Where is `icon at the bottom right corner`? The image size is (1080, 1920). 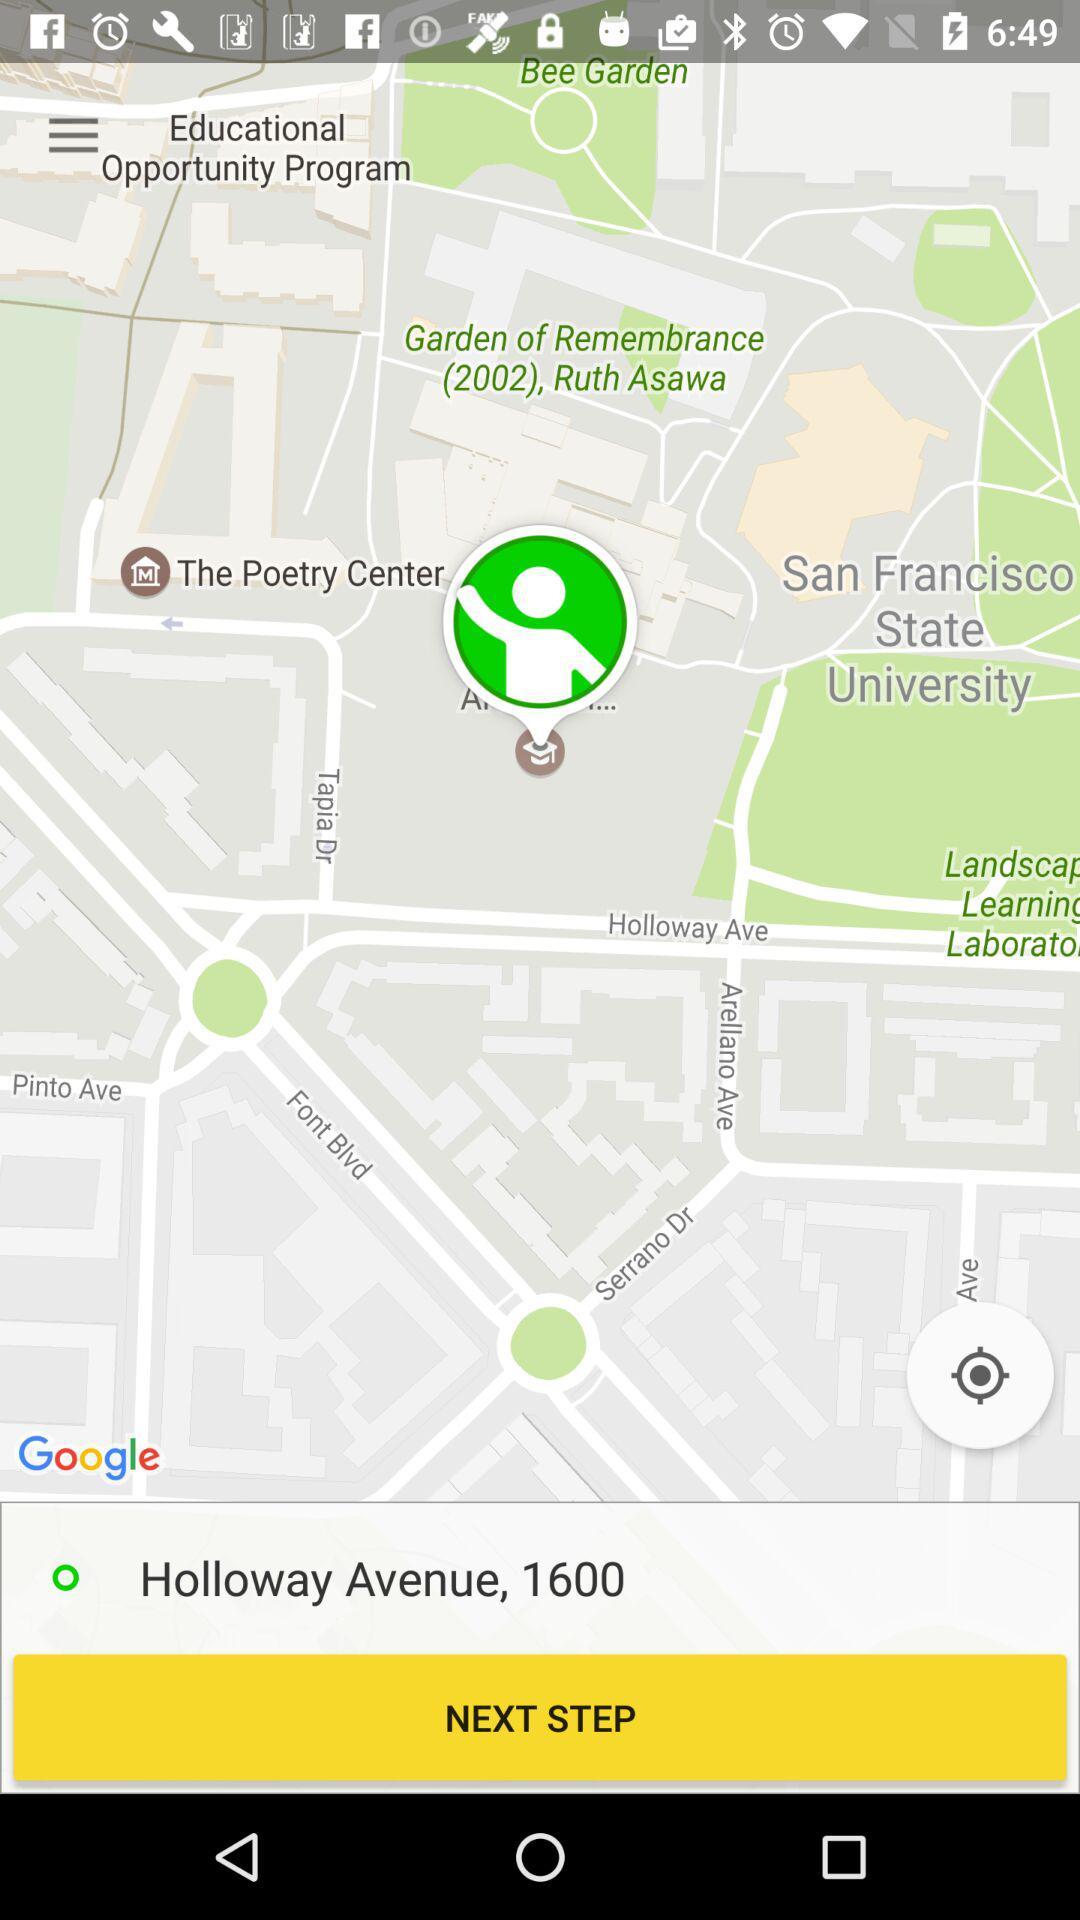 icon at the bottom right corner is located at coordinates (979, 1374).